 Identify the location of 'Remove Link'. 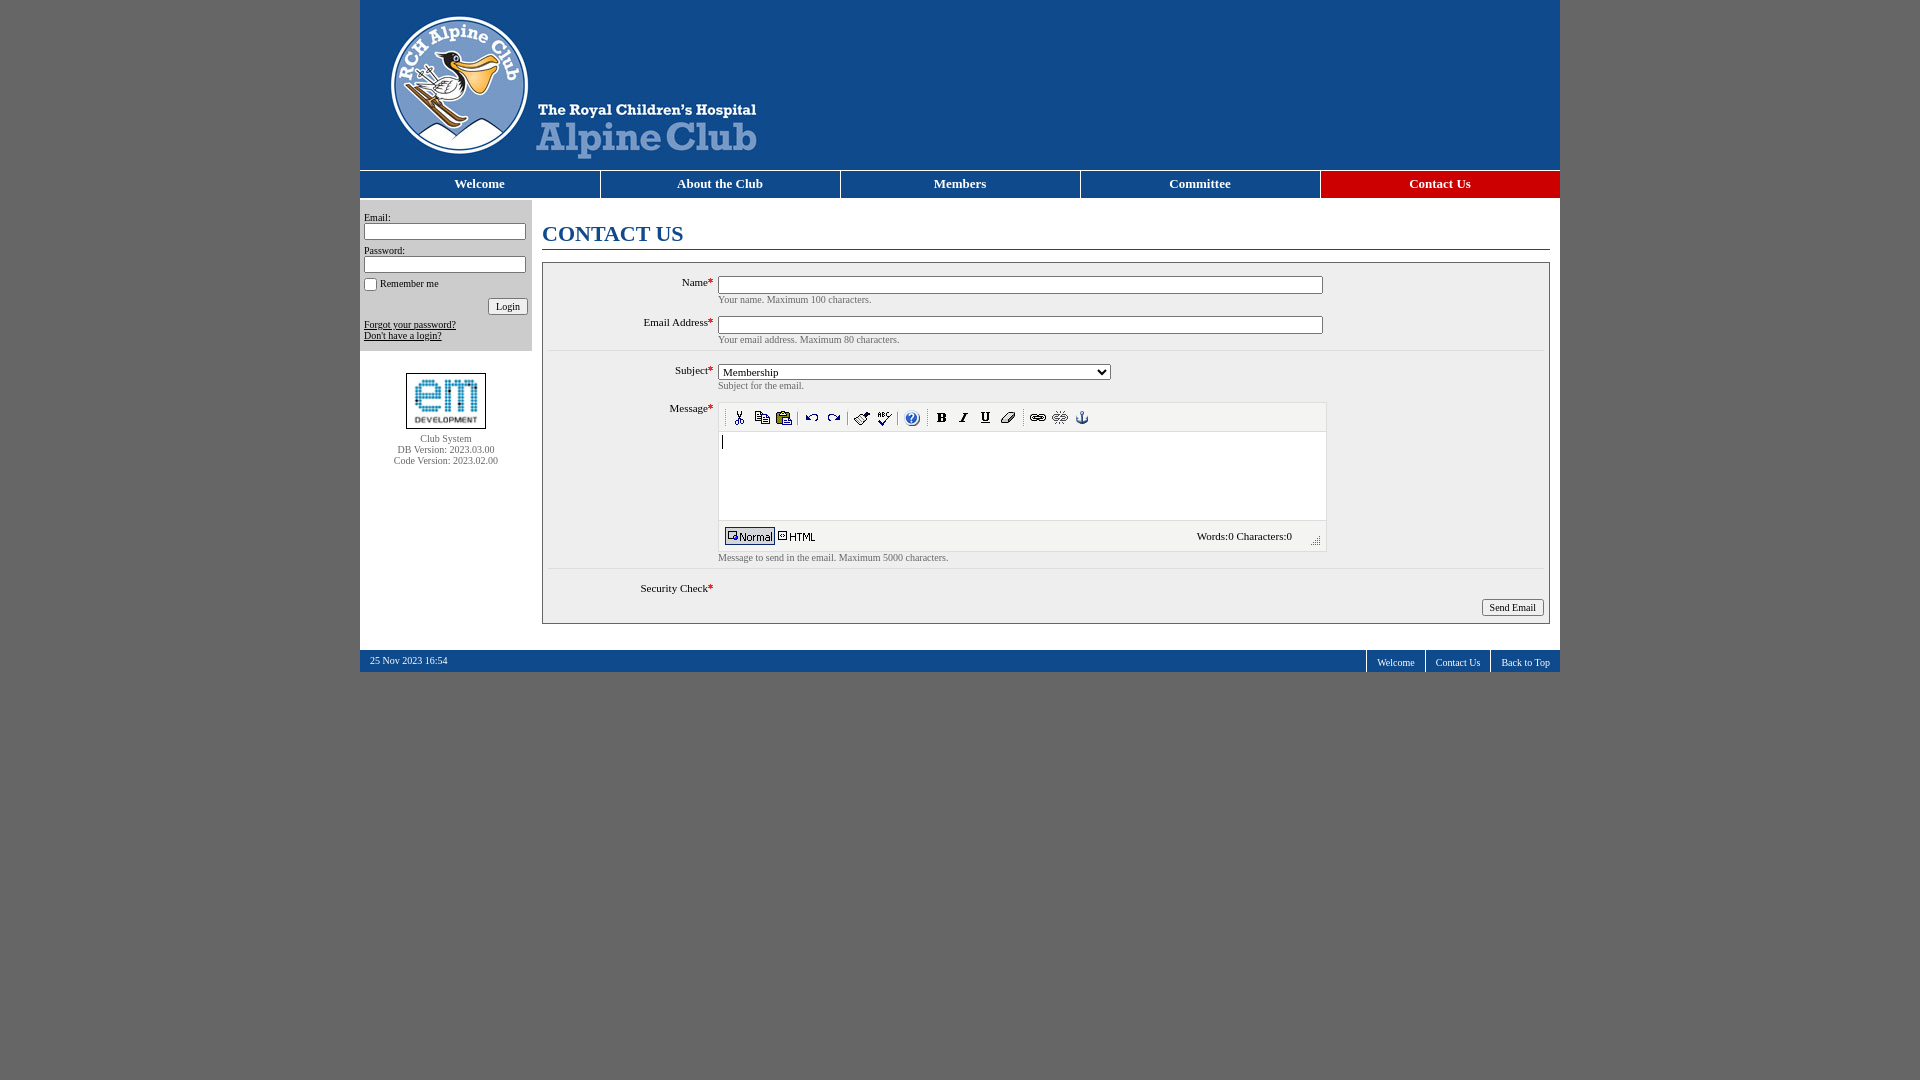
(1059, 416).